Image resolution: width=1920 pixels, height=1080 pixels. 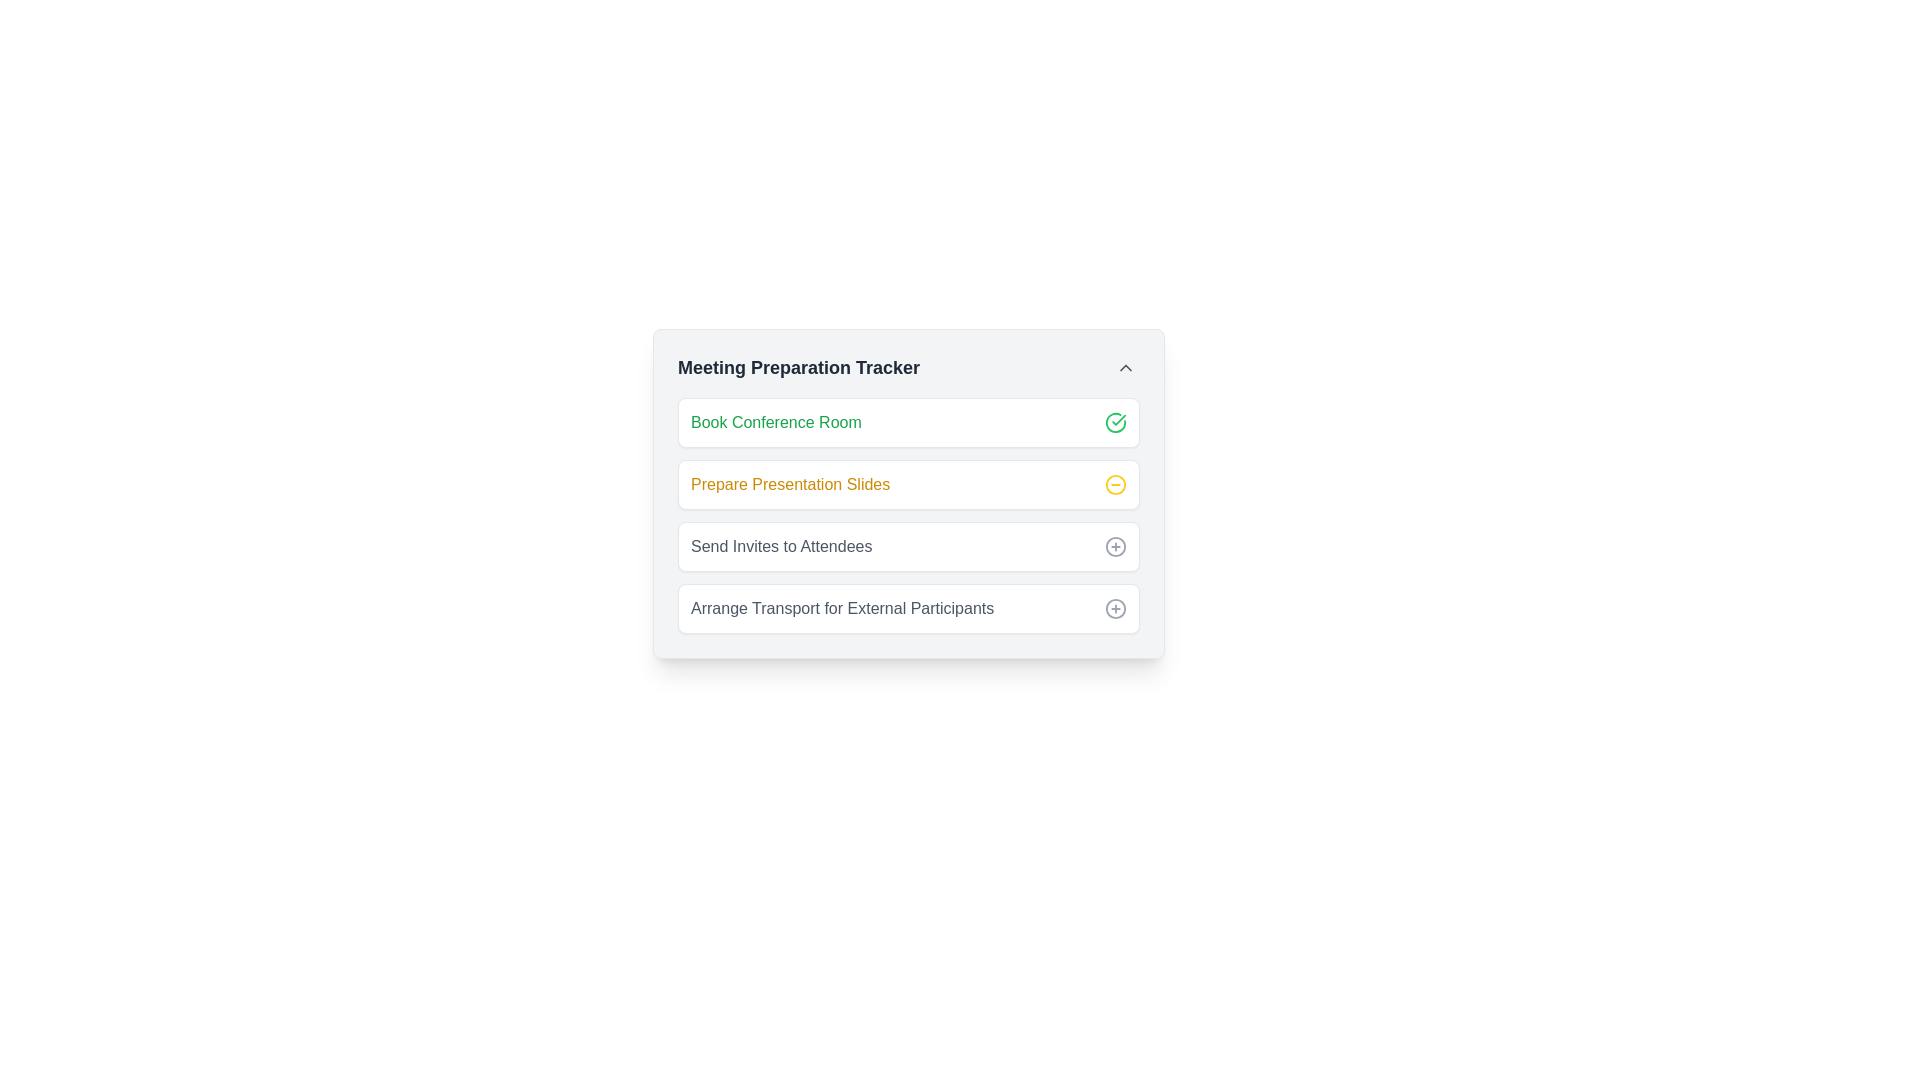 I want to click on the icon to the right of the 'Prepare Presentation Slides' task item, which is used to mark the task as incomplete or needing action, so click(x=1115, y=485).